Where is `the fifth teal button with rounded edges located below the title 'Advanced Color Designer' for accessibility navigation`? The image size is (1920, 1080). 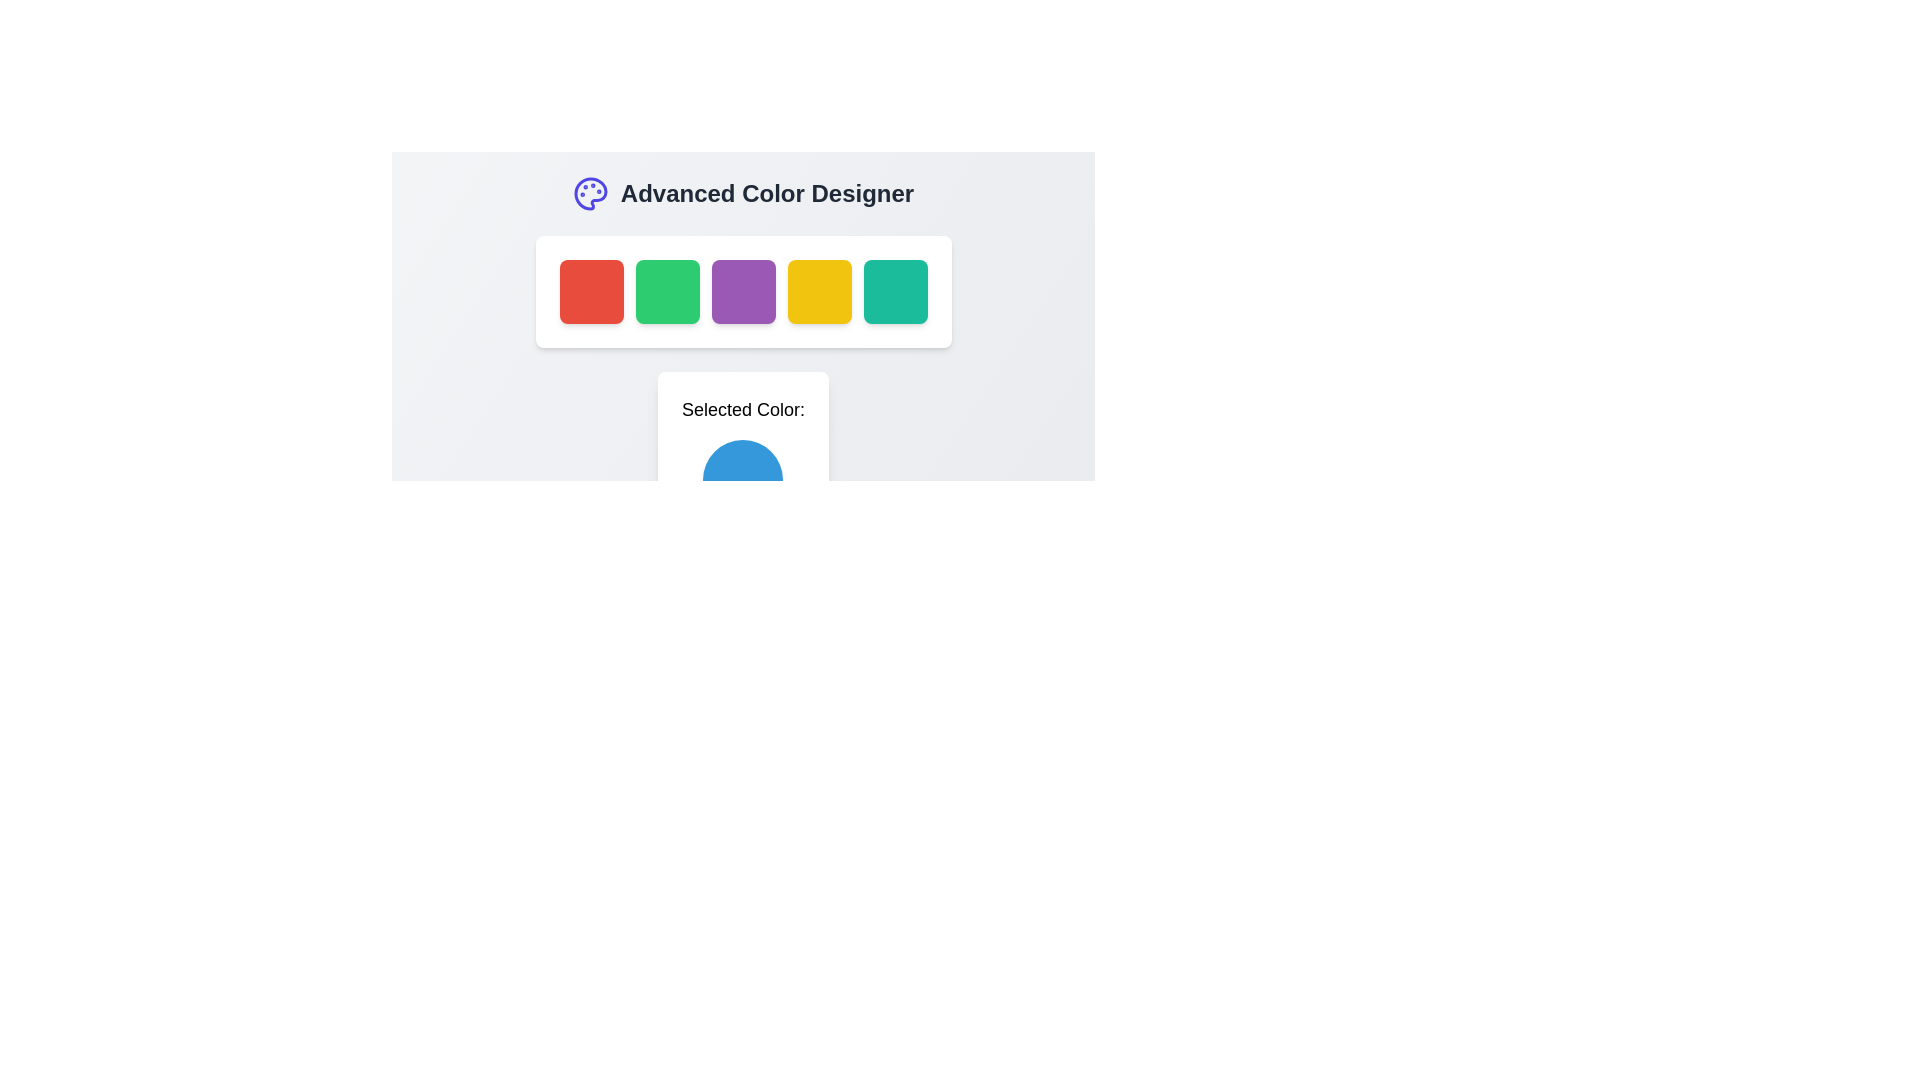
the fifth teal button with rounded edges located below the title 'Advanced Color Designer' for accessibility navigation is located at coordinates (894, 292).